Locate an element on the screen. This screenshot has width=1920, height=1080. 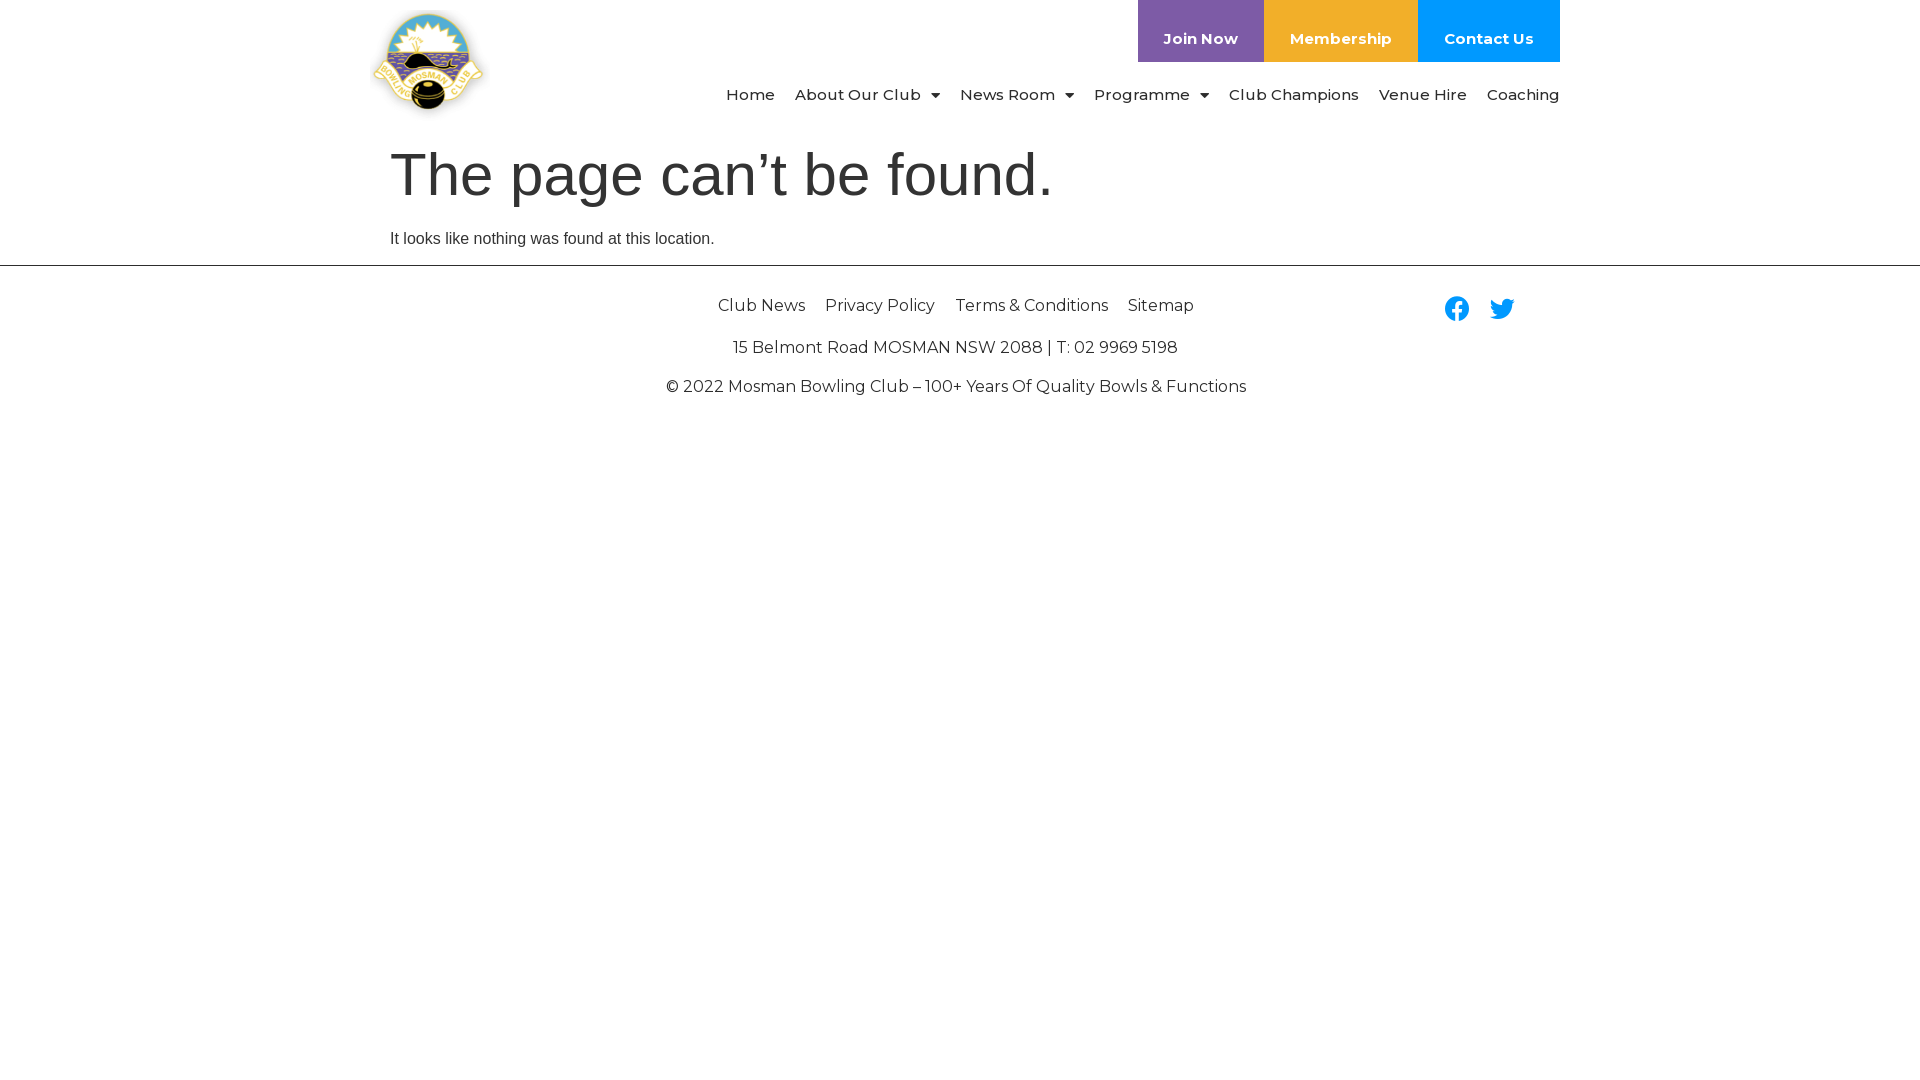
'Membership' is located at coordinates (1340, 30).